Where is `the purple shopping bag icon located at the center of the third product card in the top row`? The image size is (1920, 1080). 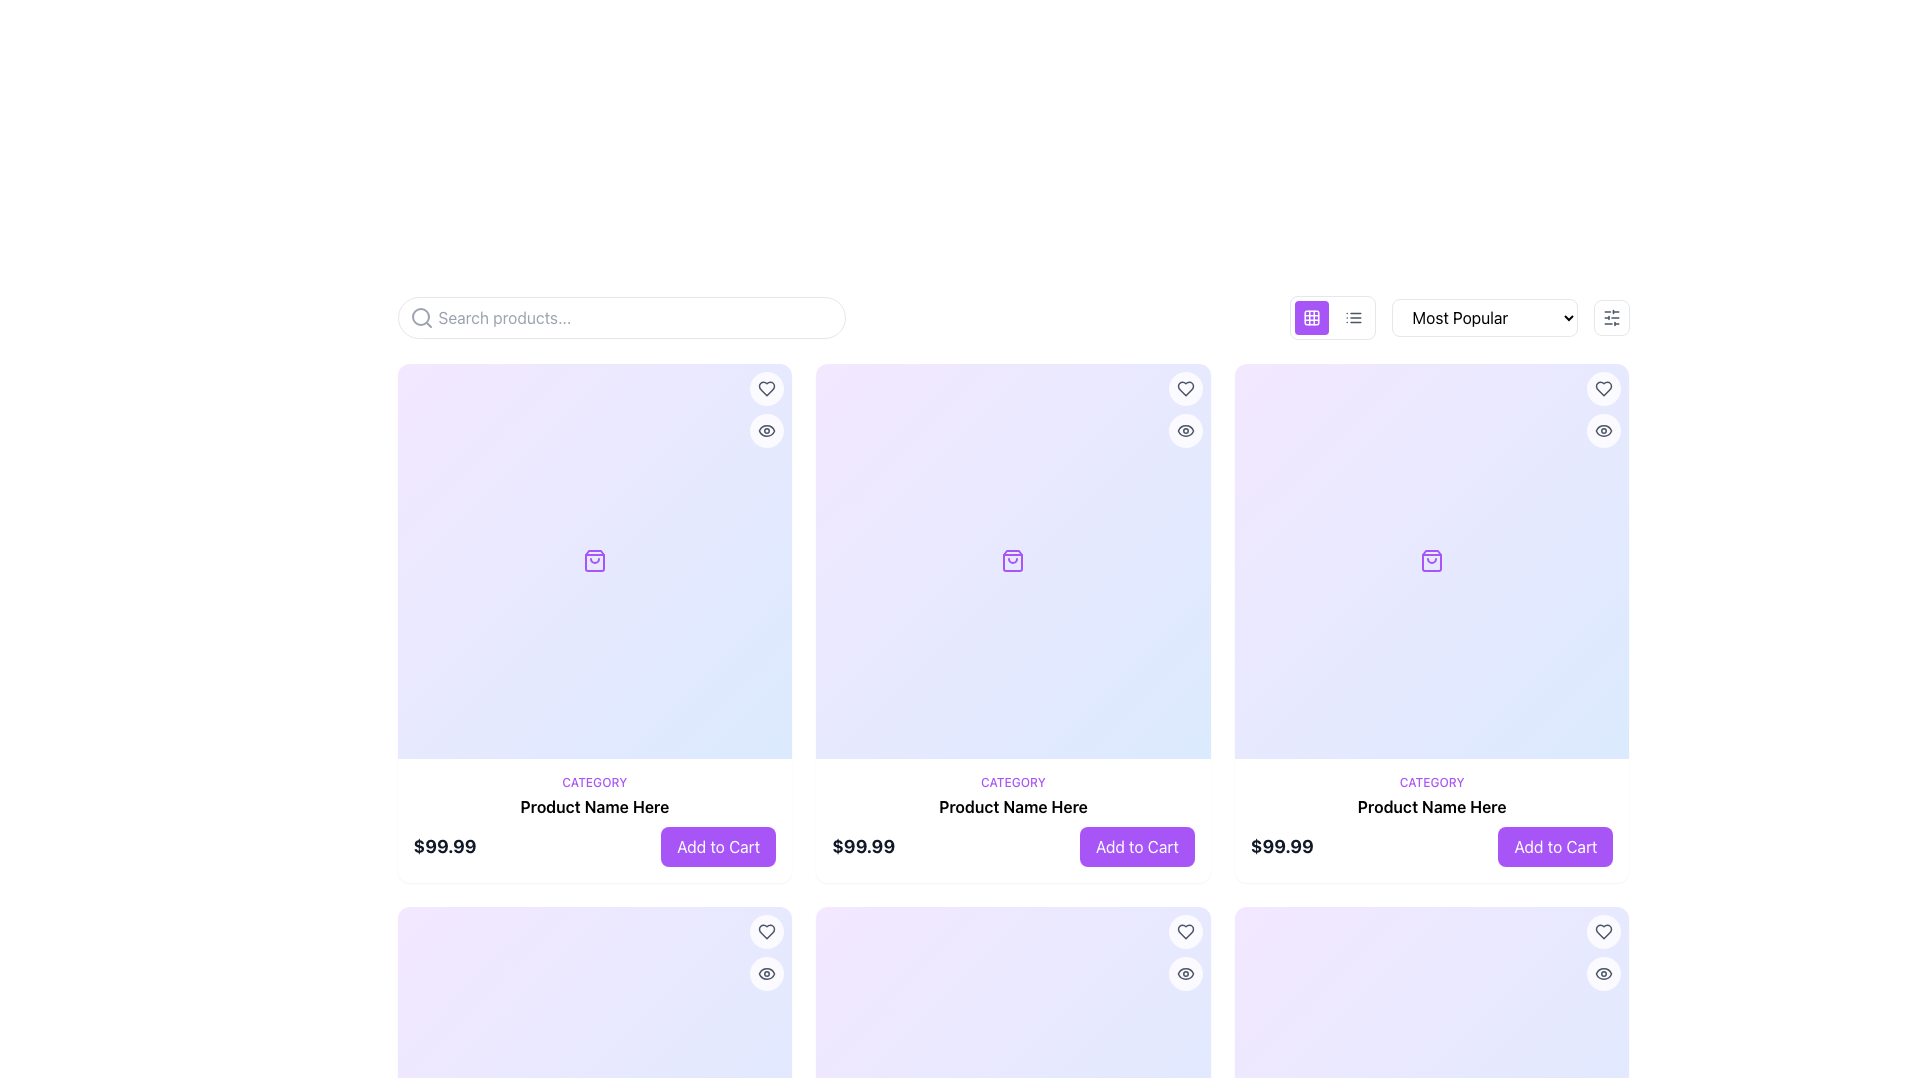
the purple shopping bag icon located at the center of the third product card in the top row is located at coordinates (1431, 561).